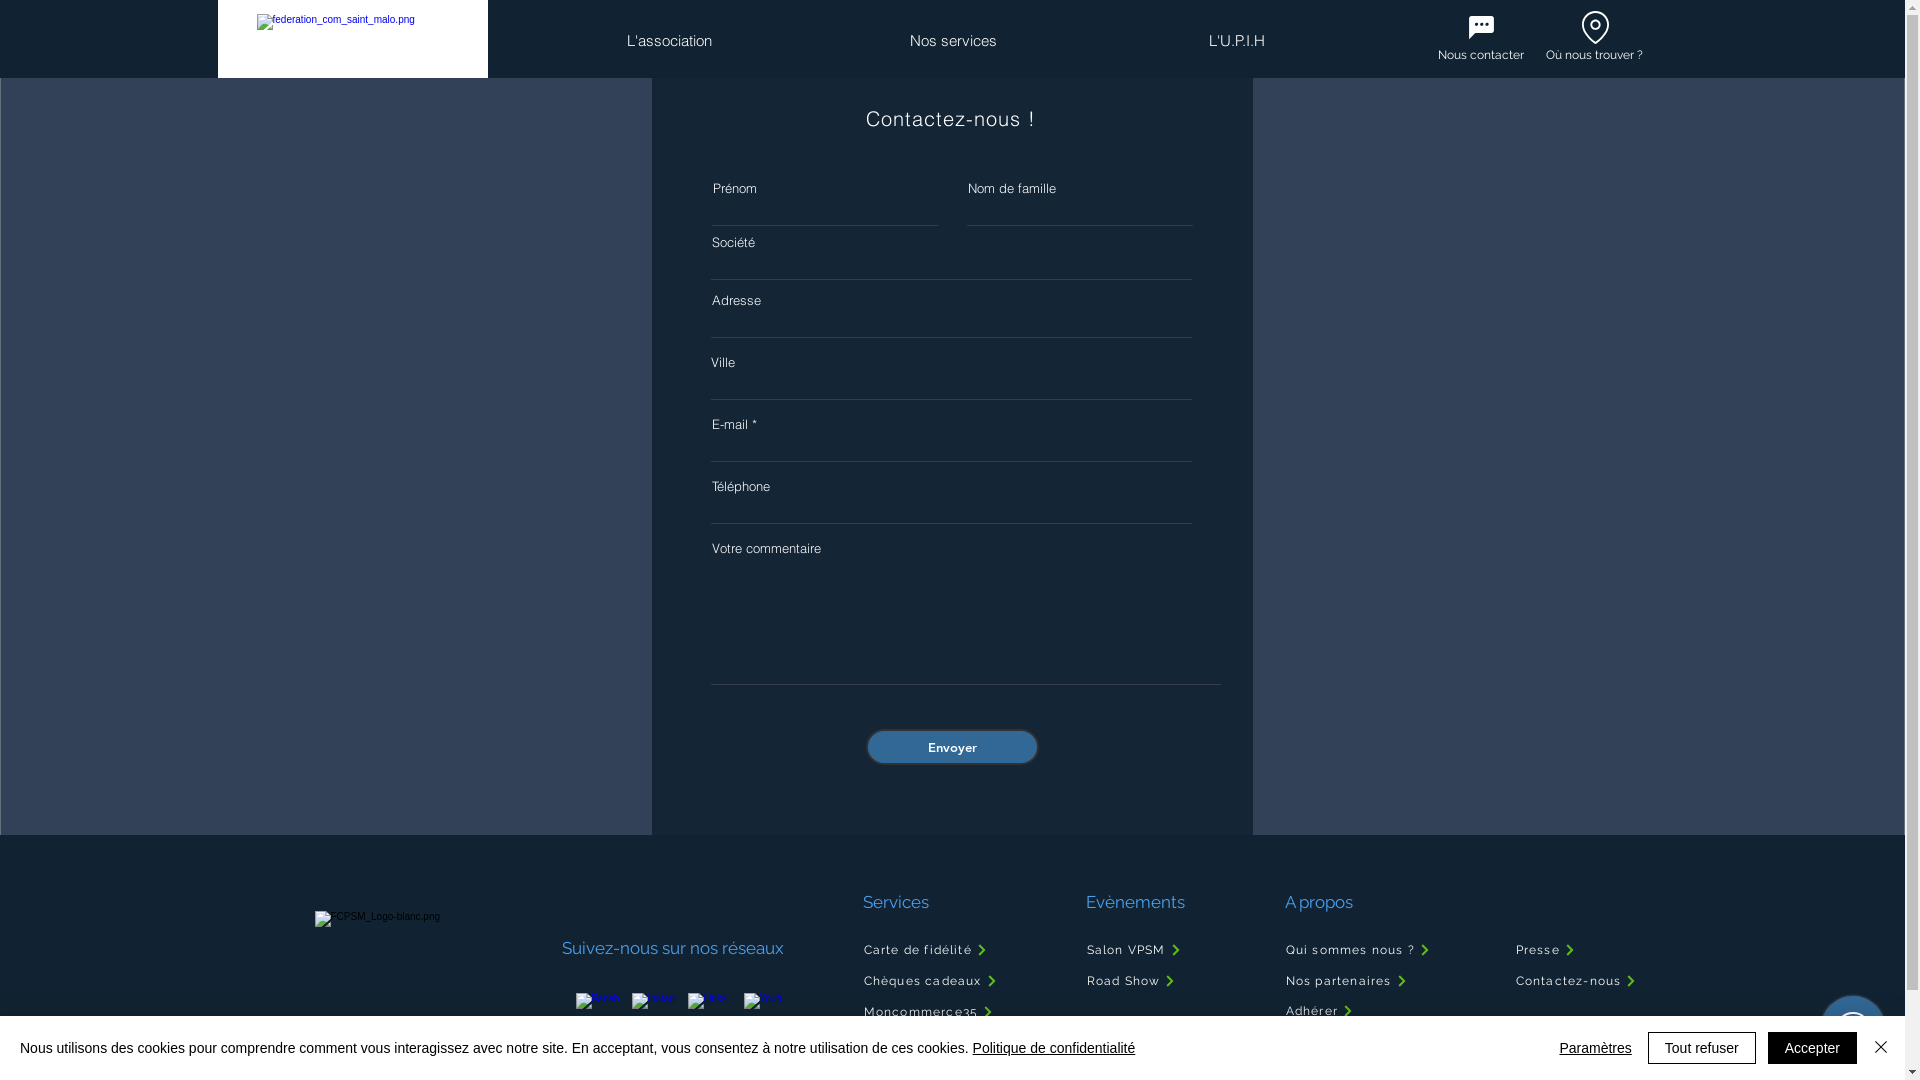  Describe the element at coordinates (961, 1011) in the screenshot. I see `'Moncommerce35'` at that location.